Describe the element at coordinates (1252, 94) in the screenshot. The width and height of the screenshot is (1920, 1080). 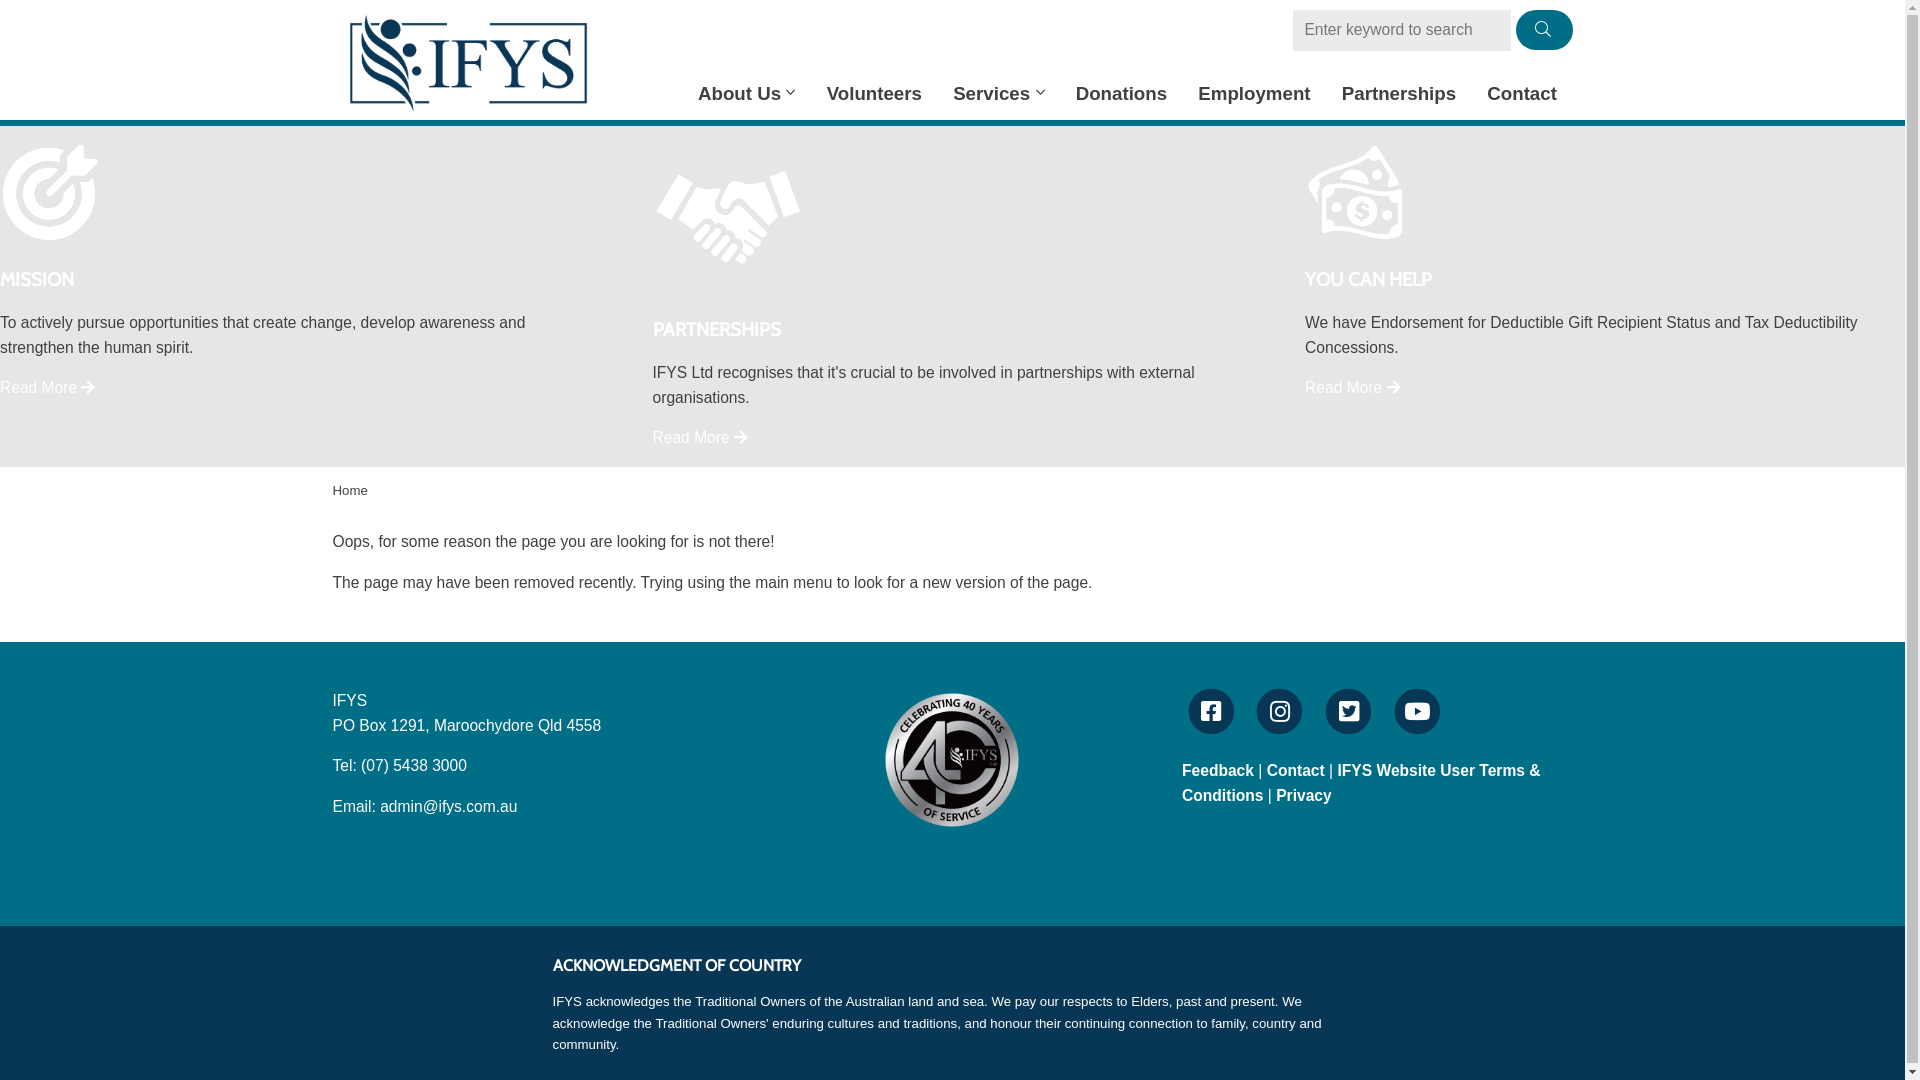
I see `'Employment'` at that location.